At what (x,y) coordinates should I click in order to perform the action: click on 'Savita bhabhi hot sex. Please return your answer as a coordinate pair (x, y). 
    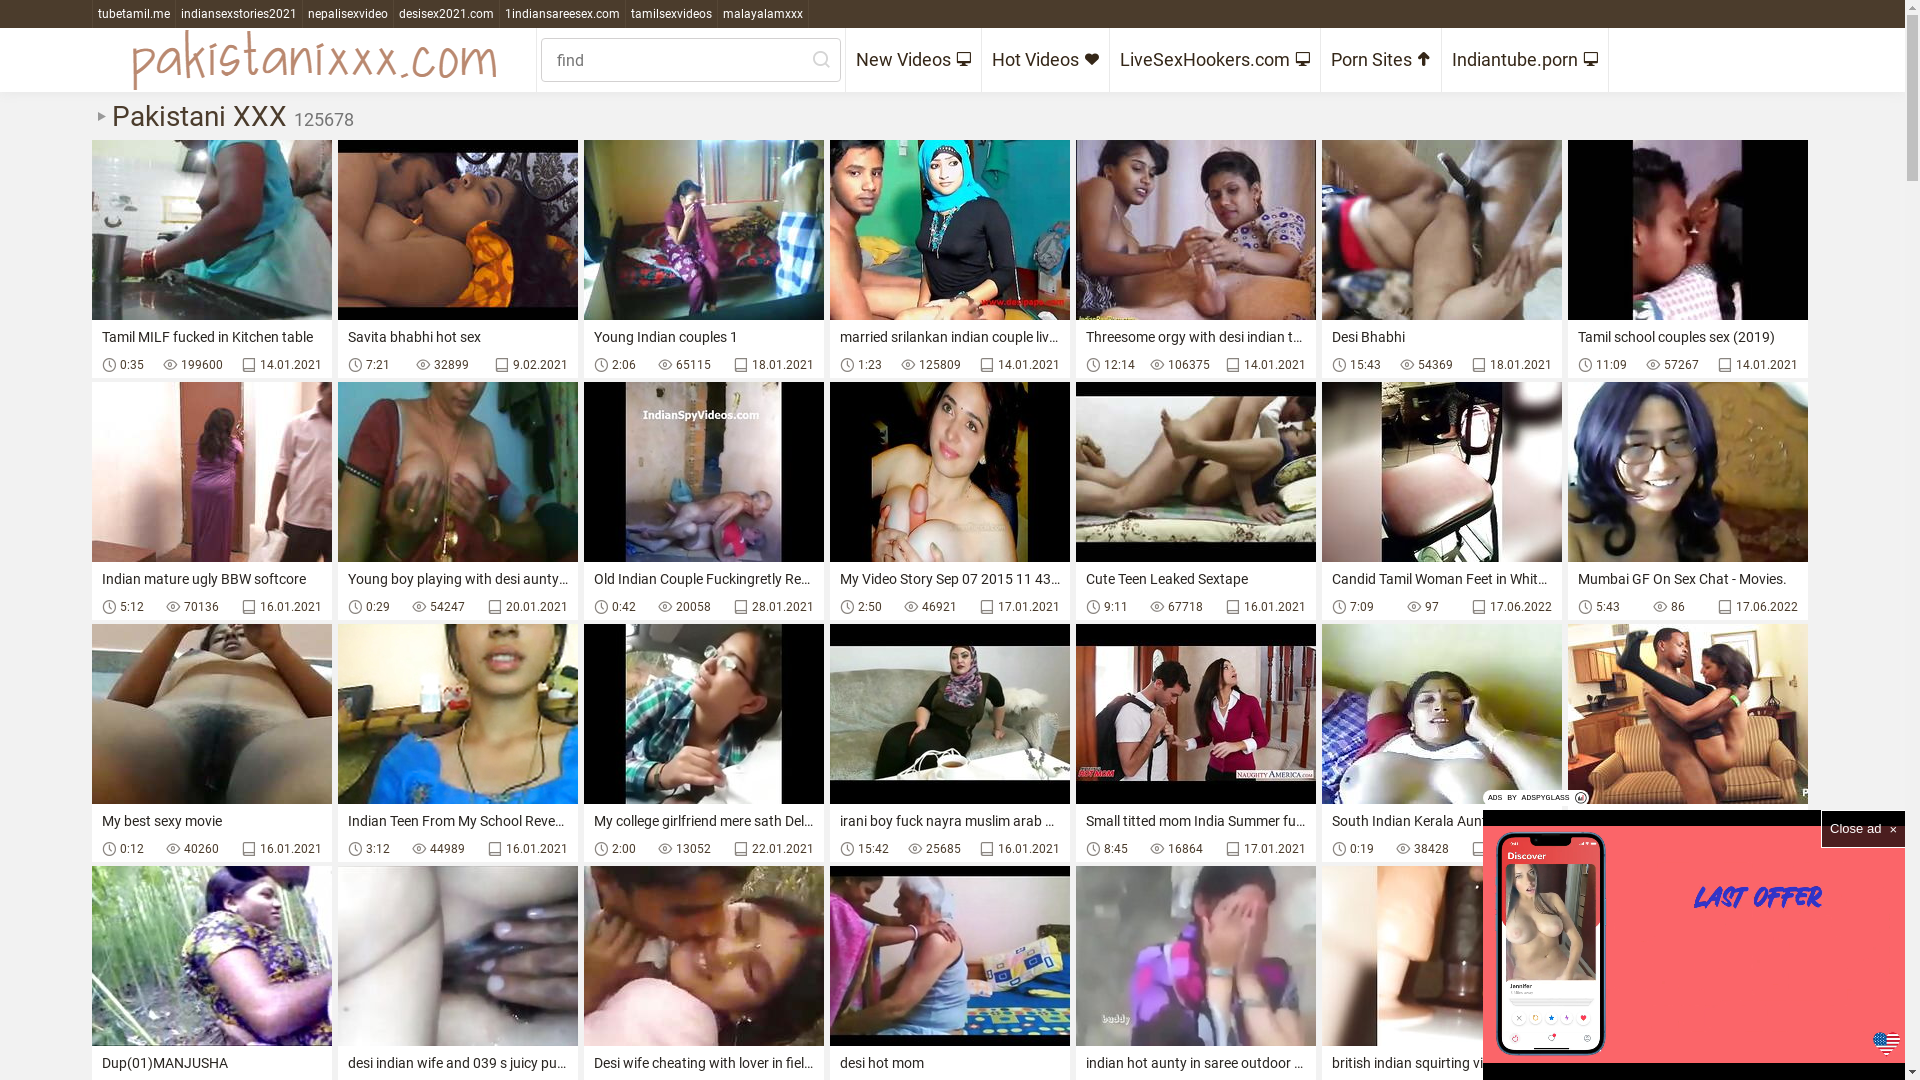
    Looking at the image, I should click on (456, 257).